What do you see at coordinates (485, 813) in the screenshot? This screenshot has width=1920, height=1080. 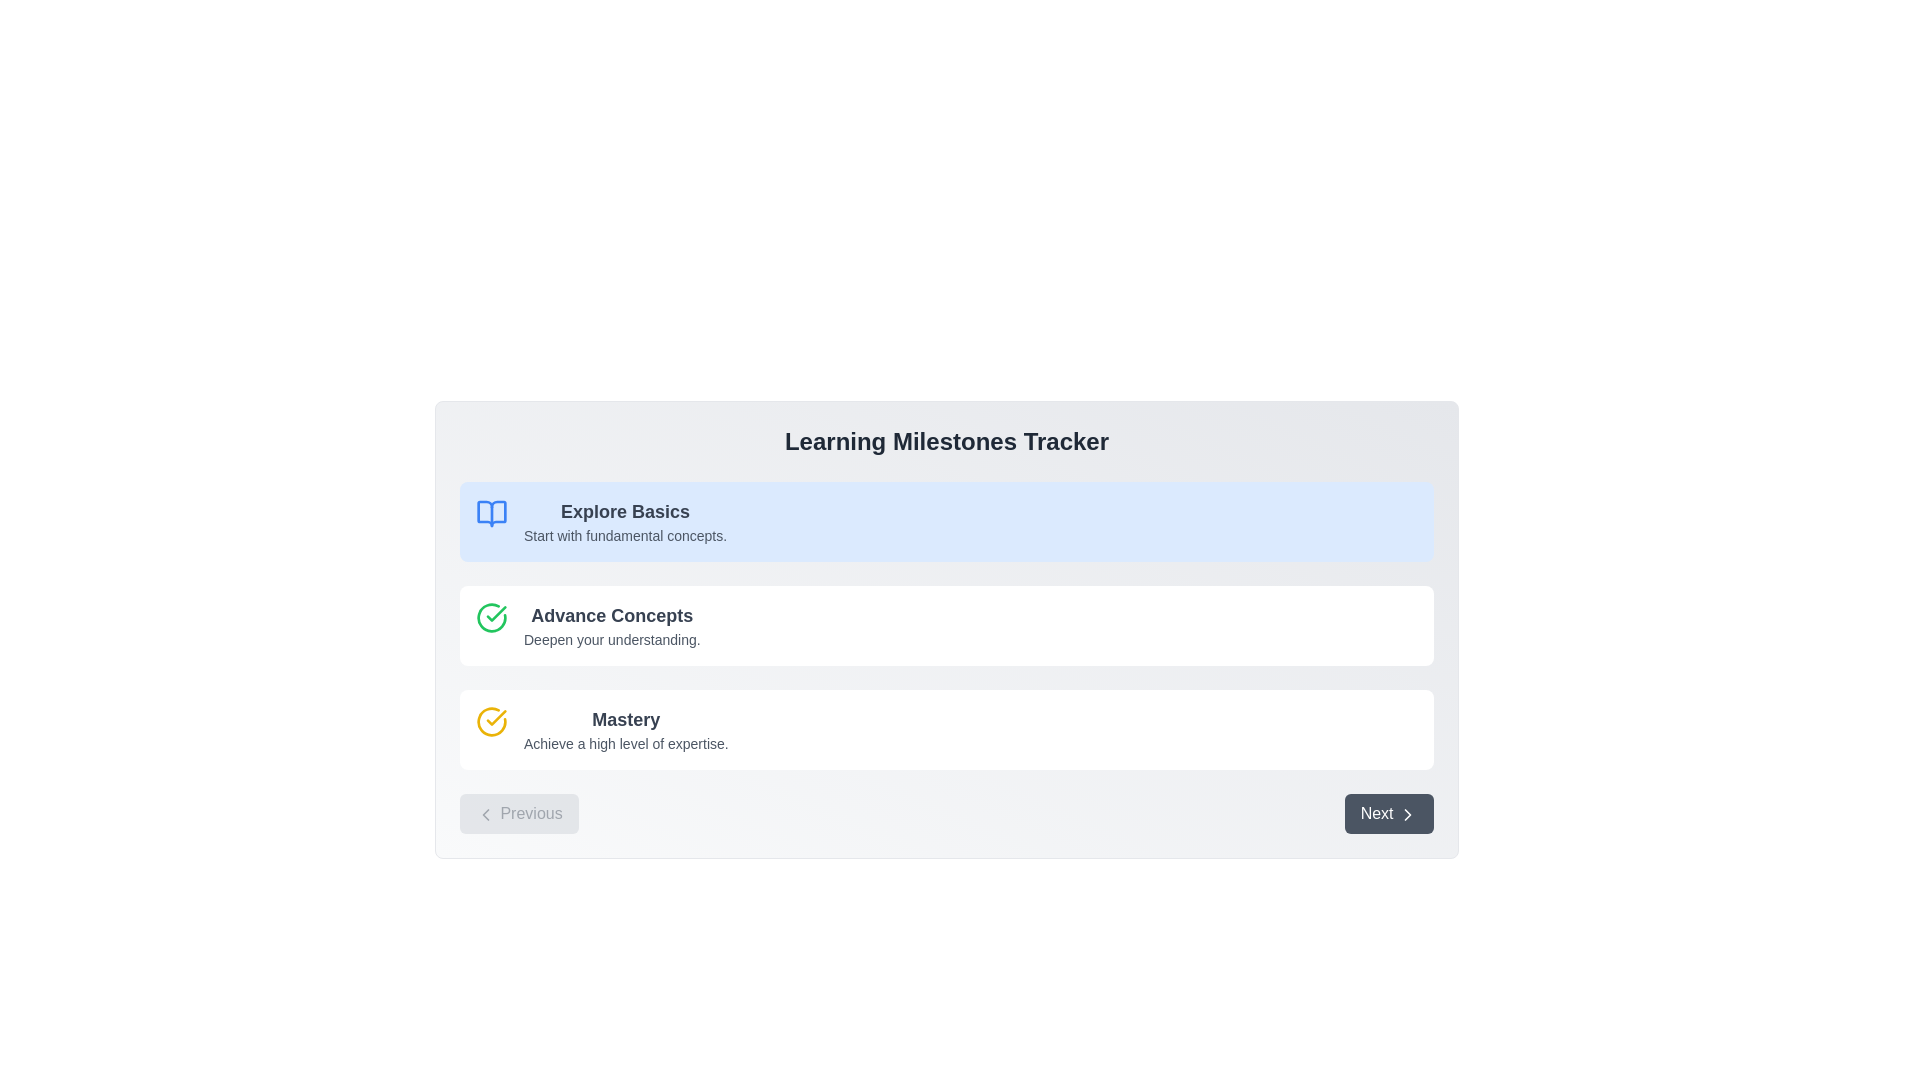 I see `the button that contains the left chevron icon, which is positioned next to the text 'Previous' in the bottom-left corner of the central panel` at bounding box center [485, 813].